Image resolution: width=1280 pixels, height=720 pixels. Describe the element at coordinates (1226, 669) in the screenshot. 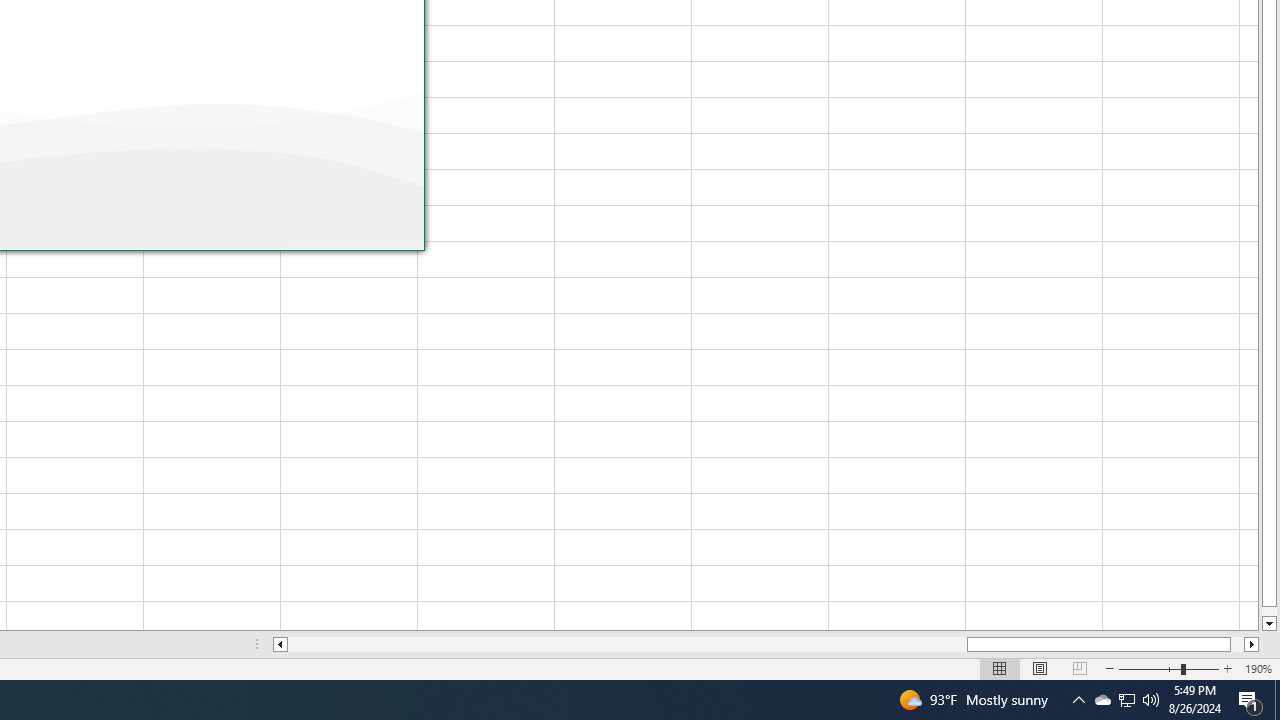

I see `'Q2790: 100%'` at that location.